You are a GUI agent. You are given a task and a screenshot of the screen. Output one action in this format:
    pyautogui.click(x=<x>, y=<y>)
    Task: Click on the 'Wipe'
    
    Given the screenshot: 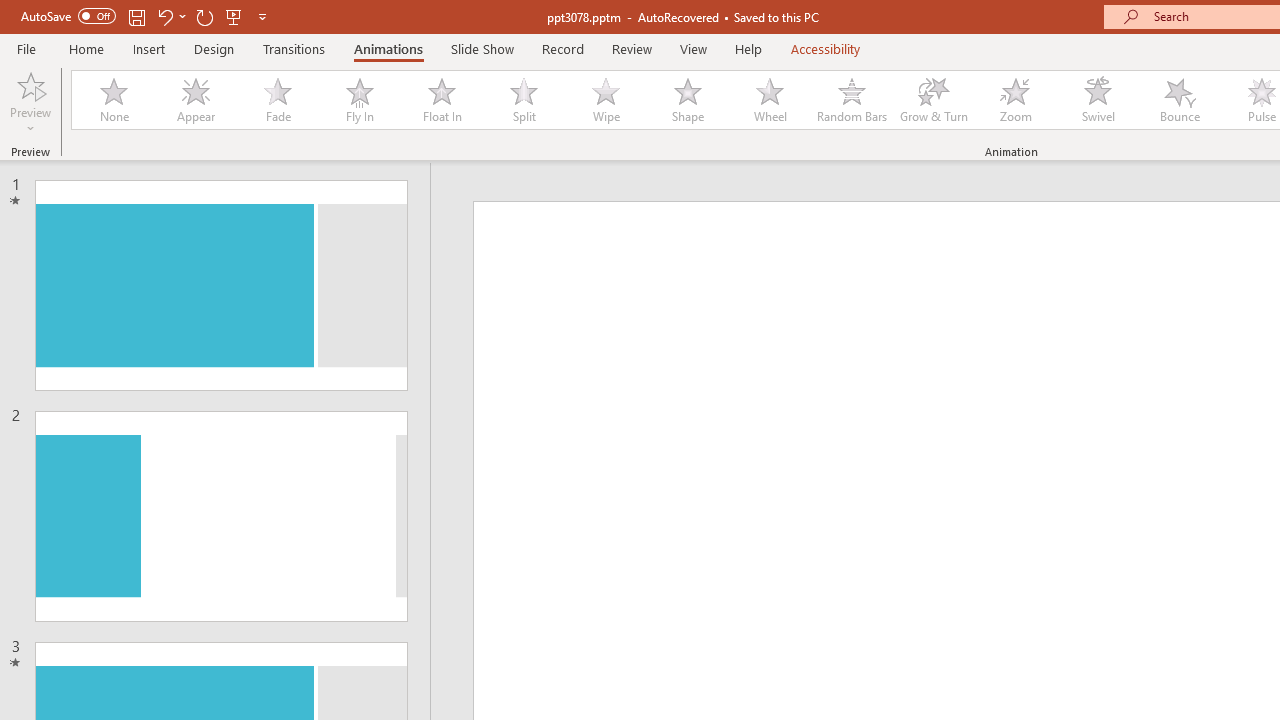 What is the action you would take?
    pyautogui.click(x=604, y=100)
    